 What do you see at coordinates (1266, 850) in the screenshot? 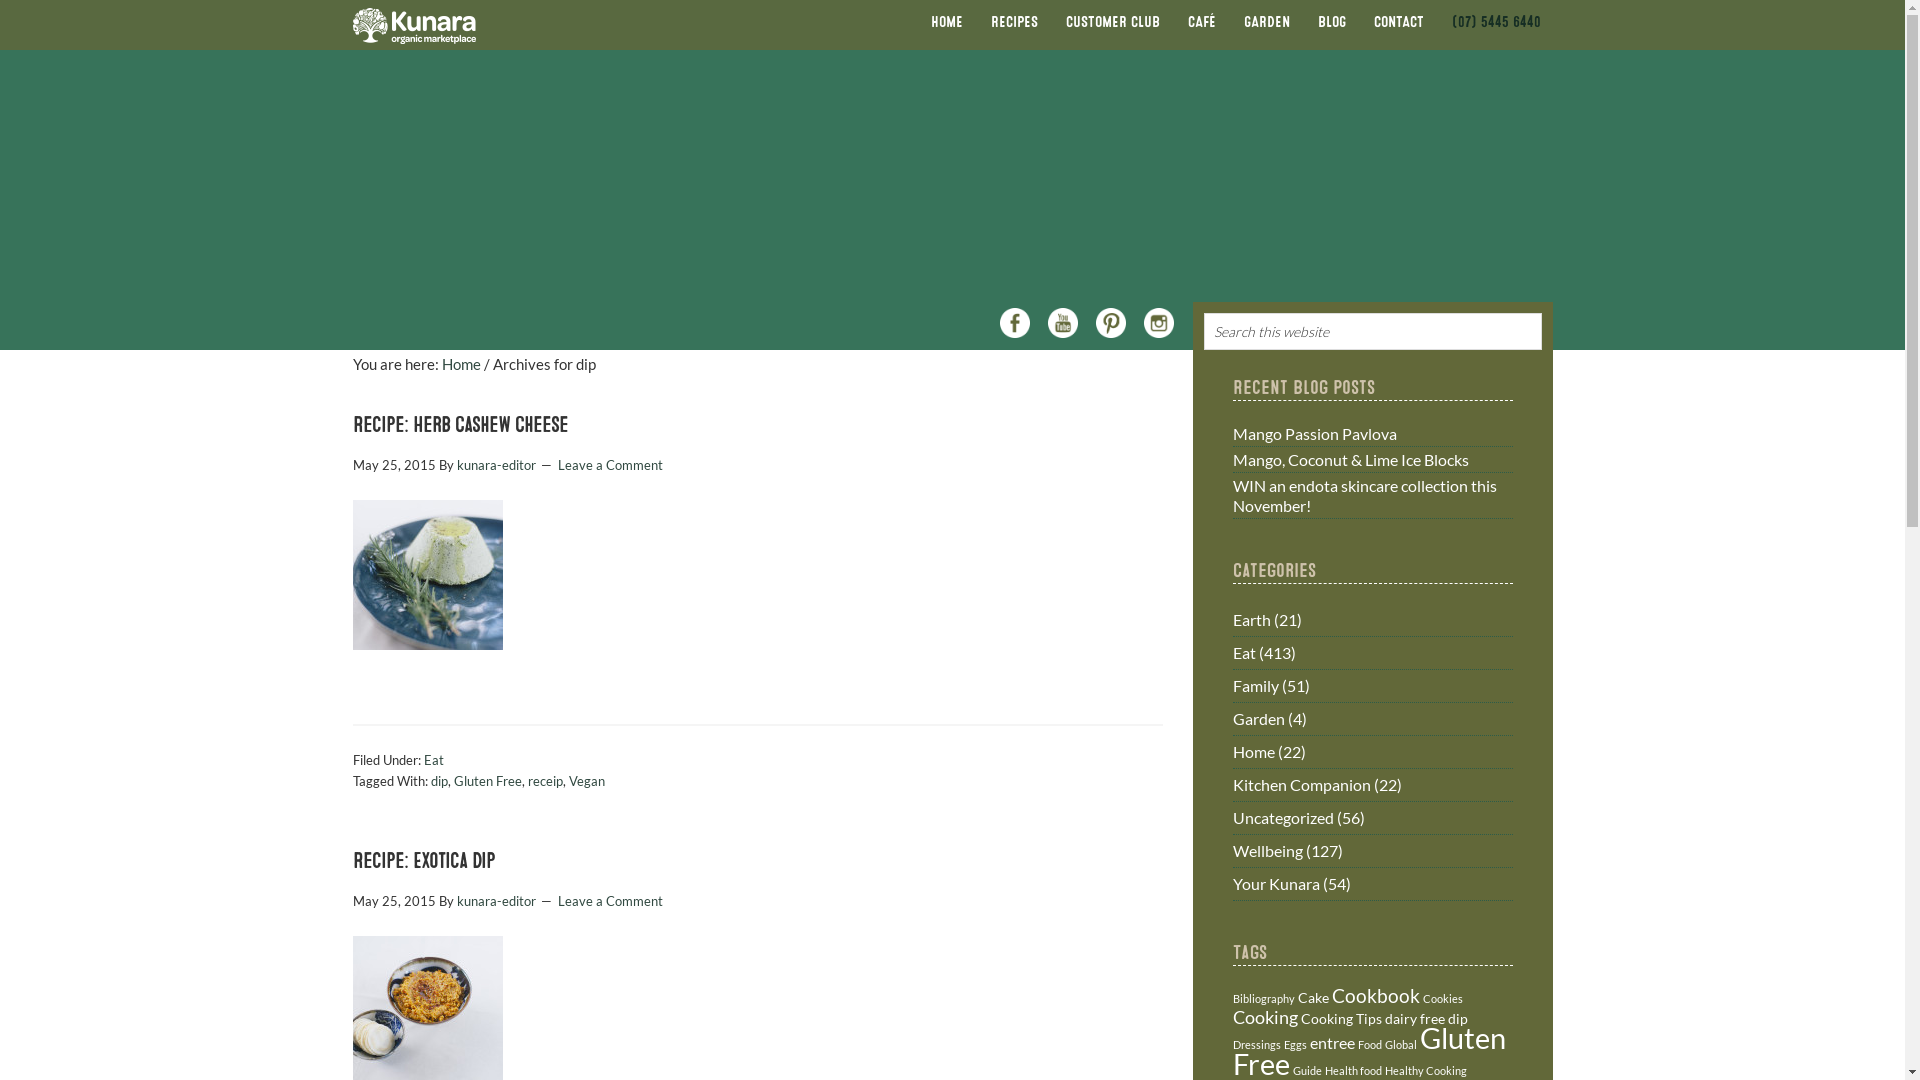
I see `'Wellbeing'` at bounding box center [1266, 850].